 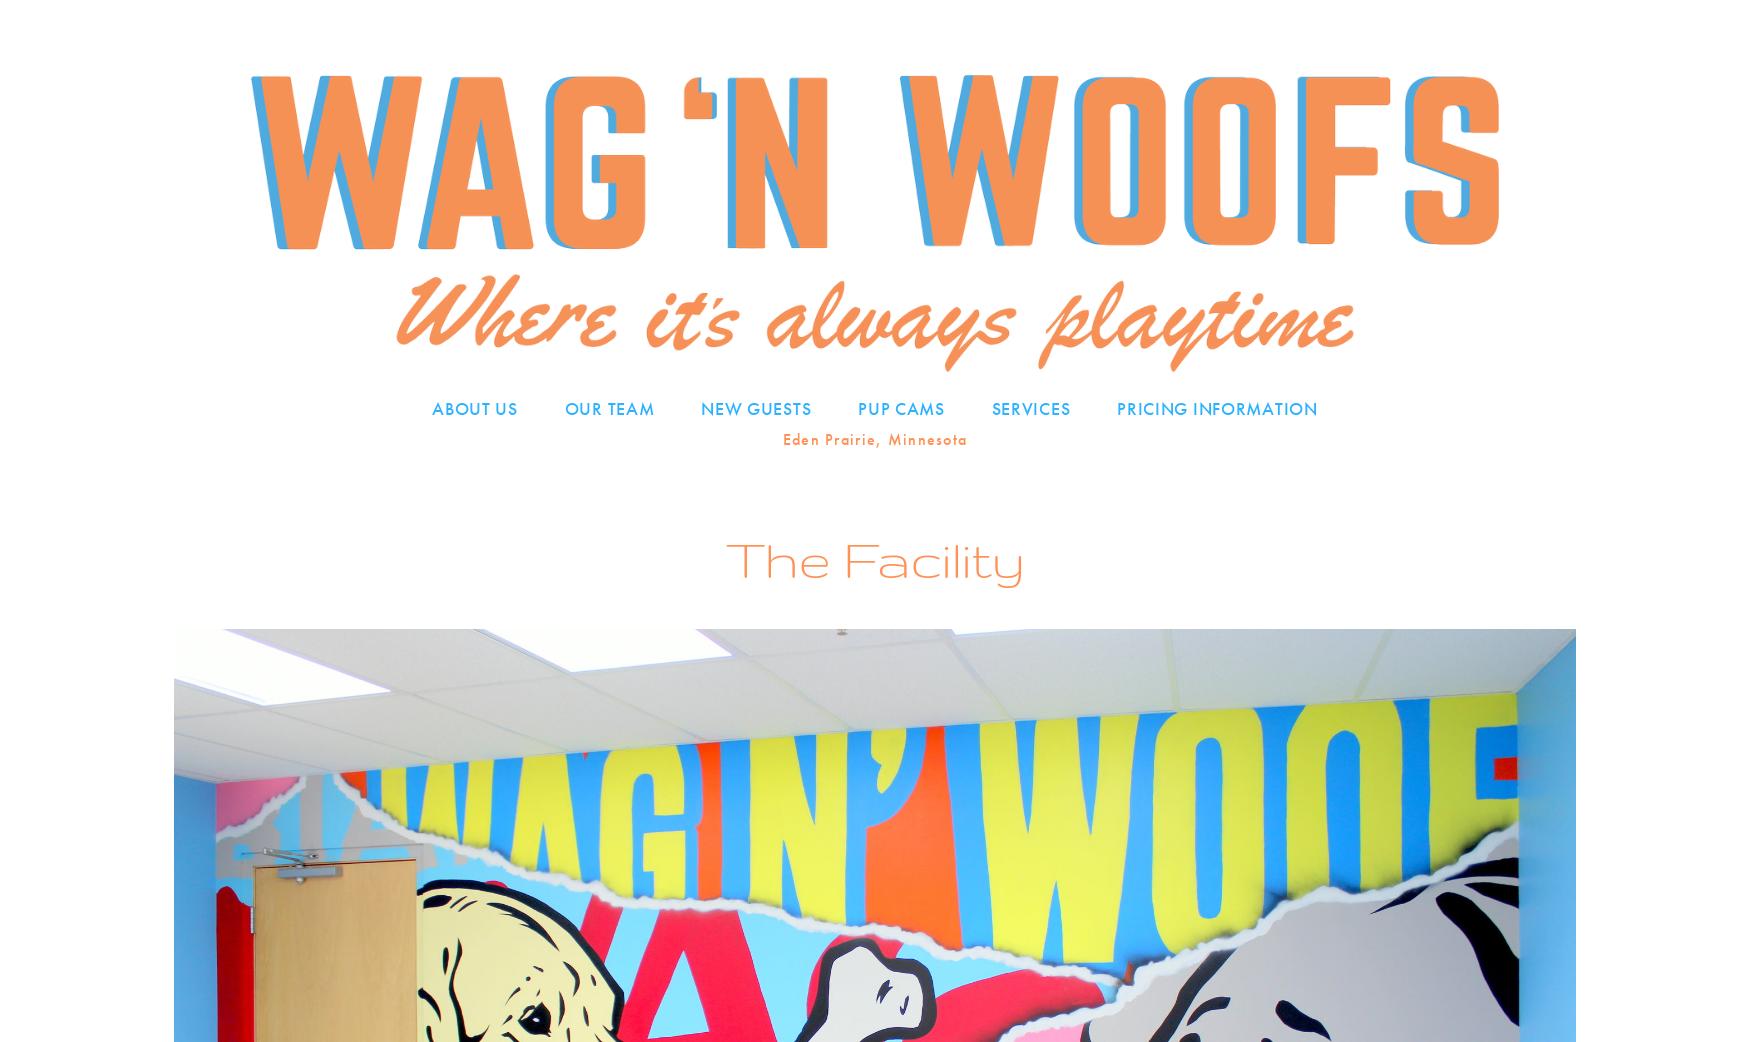 What do you see at coordinates (924, 446) in the screenshot?
I see `'Teenie Wienies'` at bounding box center [924, 446].